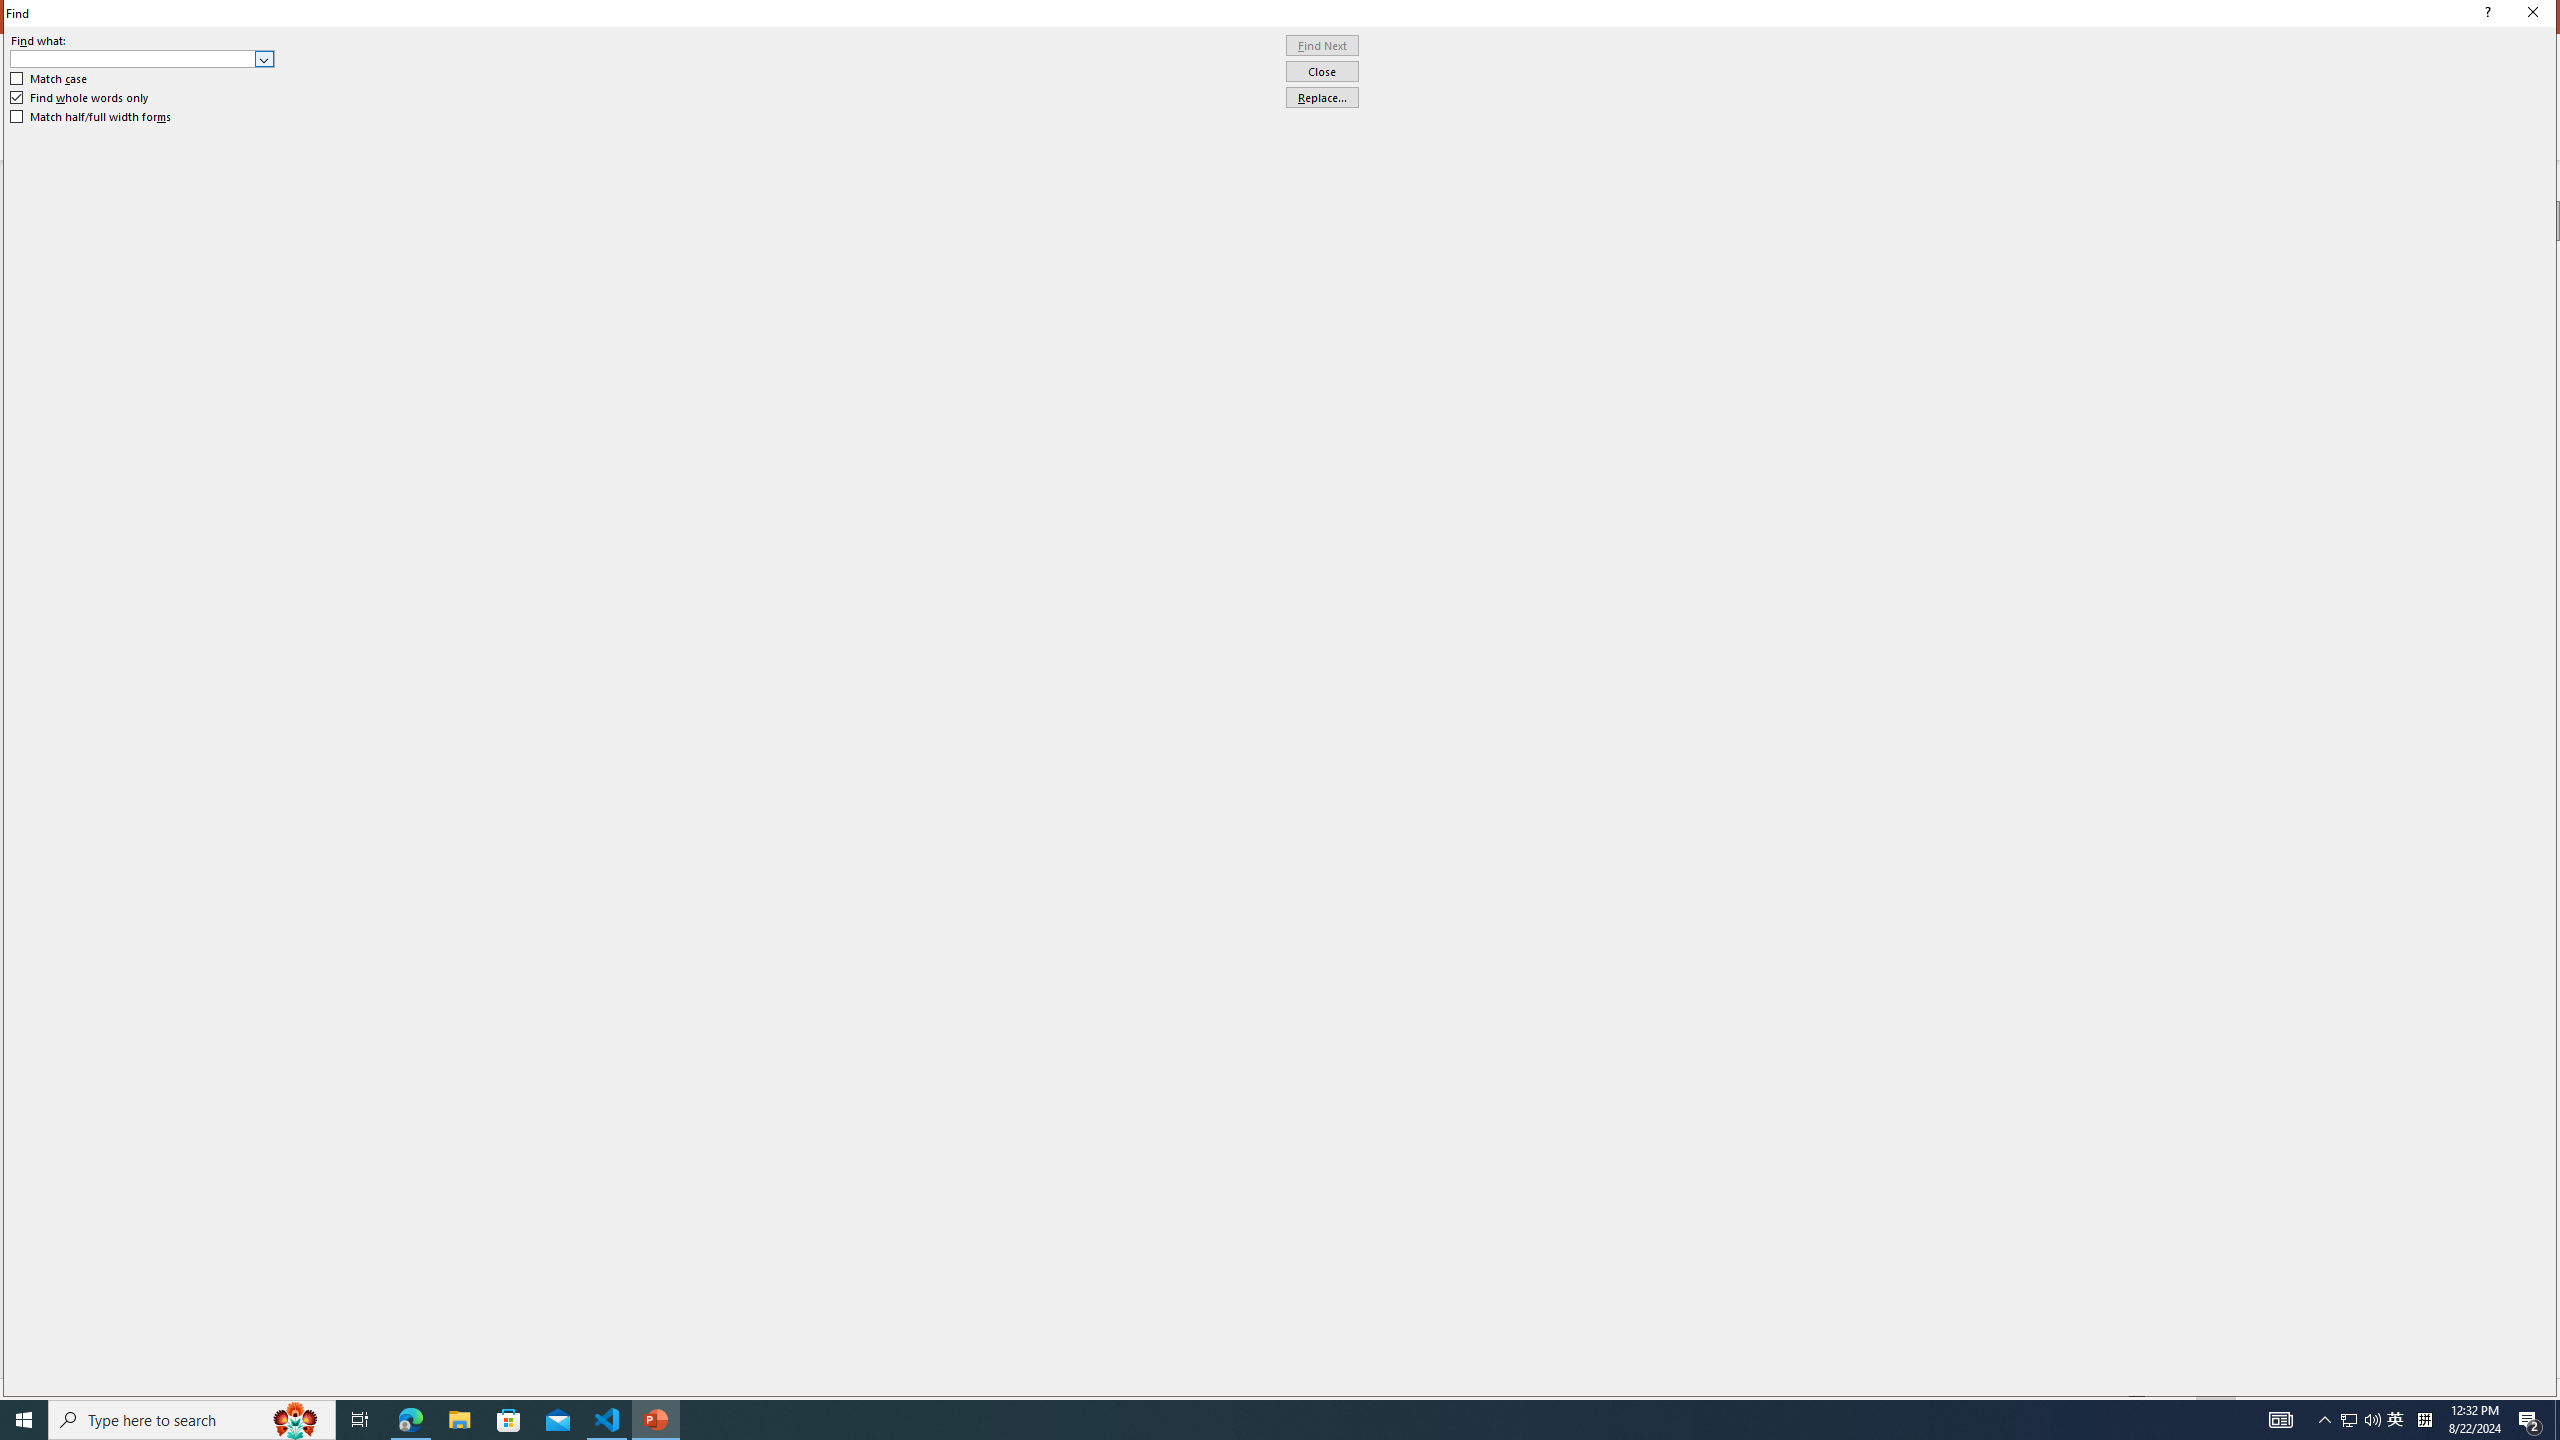  Describe the element at coordinates (80, 96) in the screenshot. I see `'Find whole words only'` at that location.